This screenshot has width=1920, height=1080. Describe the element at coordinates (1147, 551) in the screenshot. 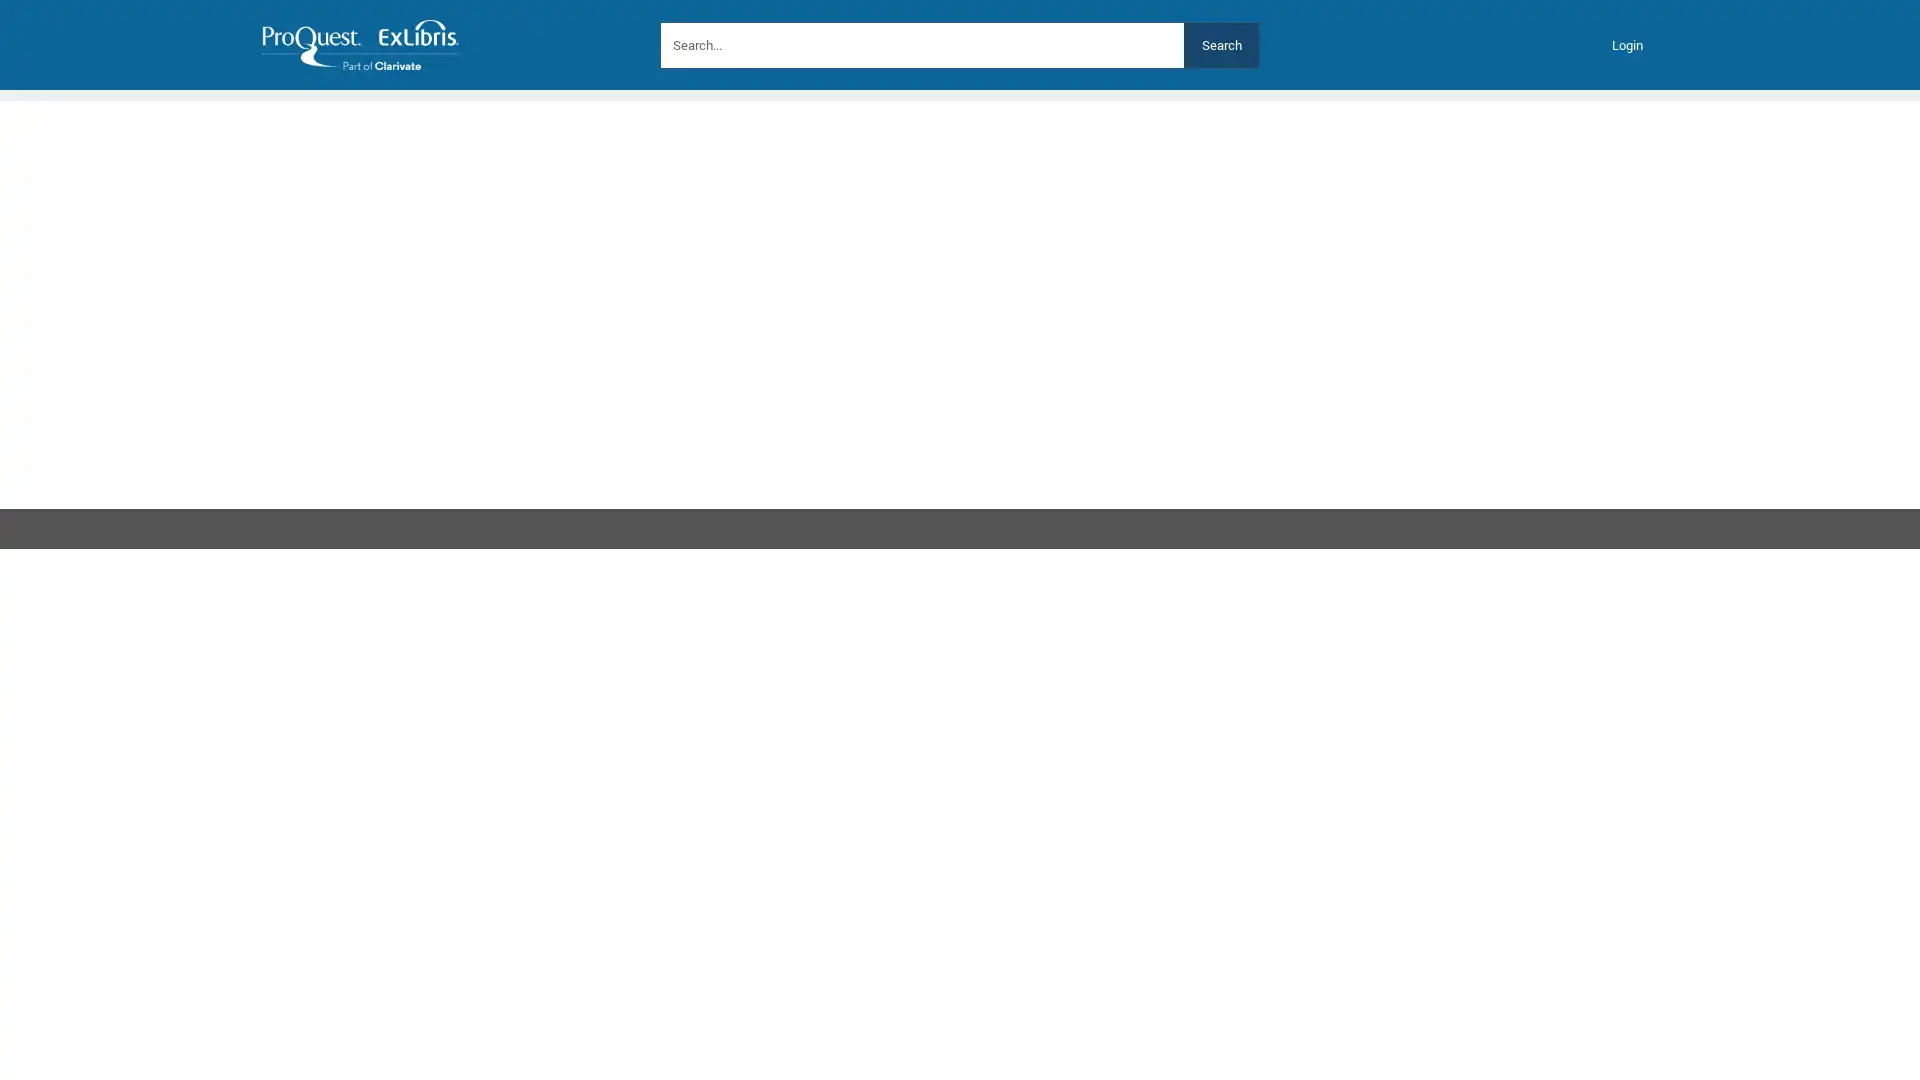

I see `Next` at that location.